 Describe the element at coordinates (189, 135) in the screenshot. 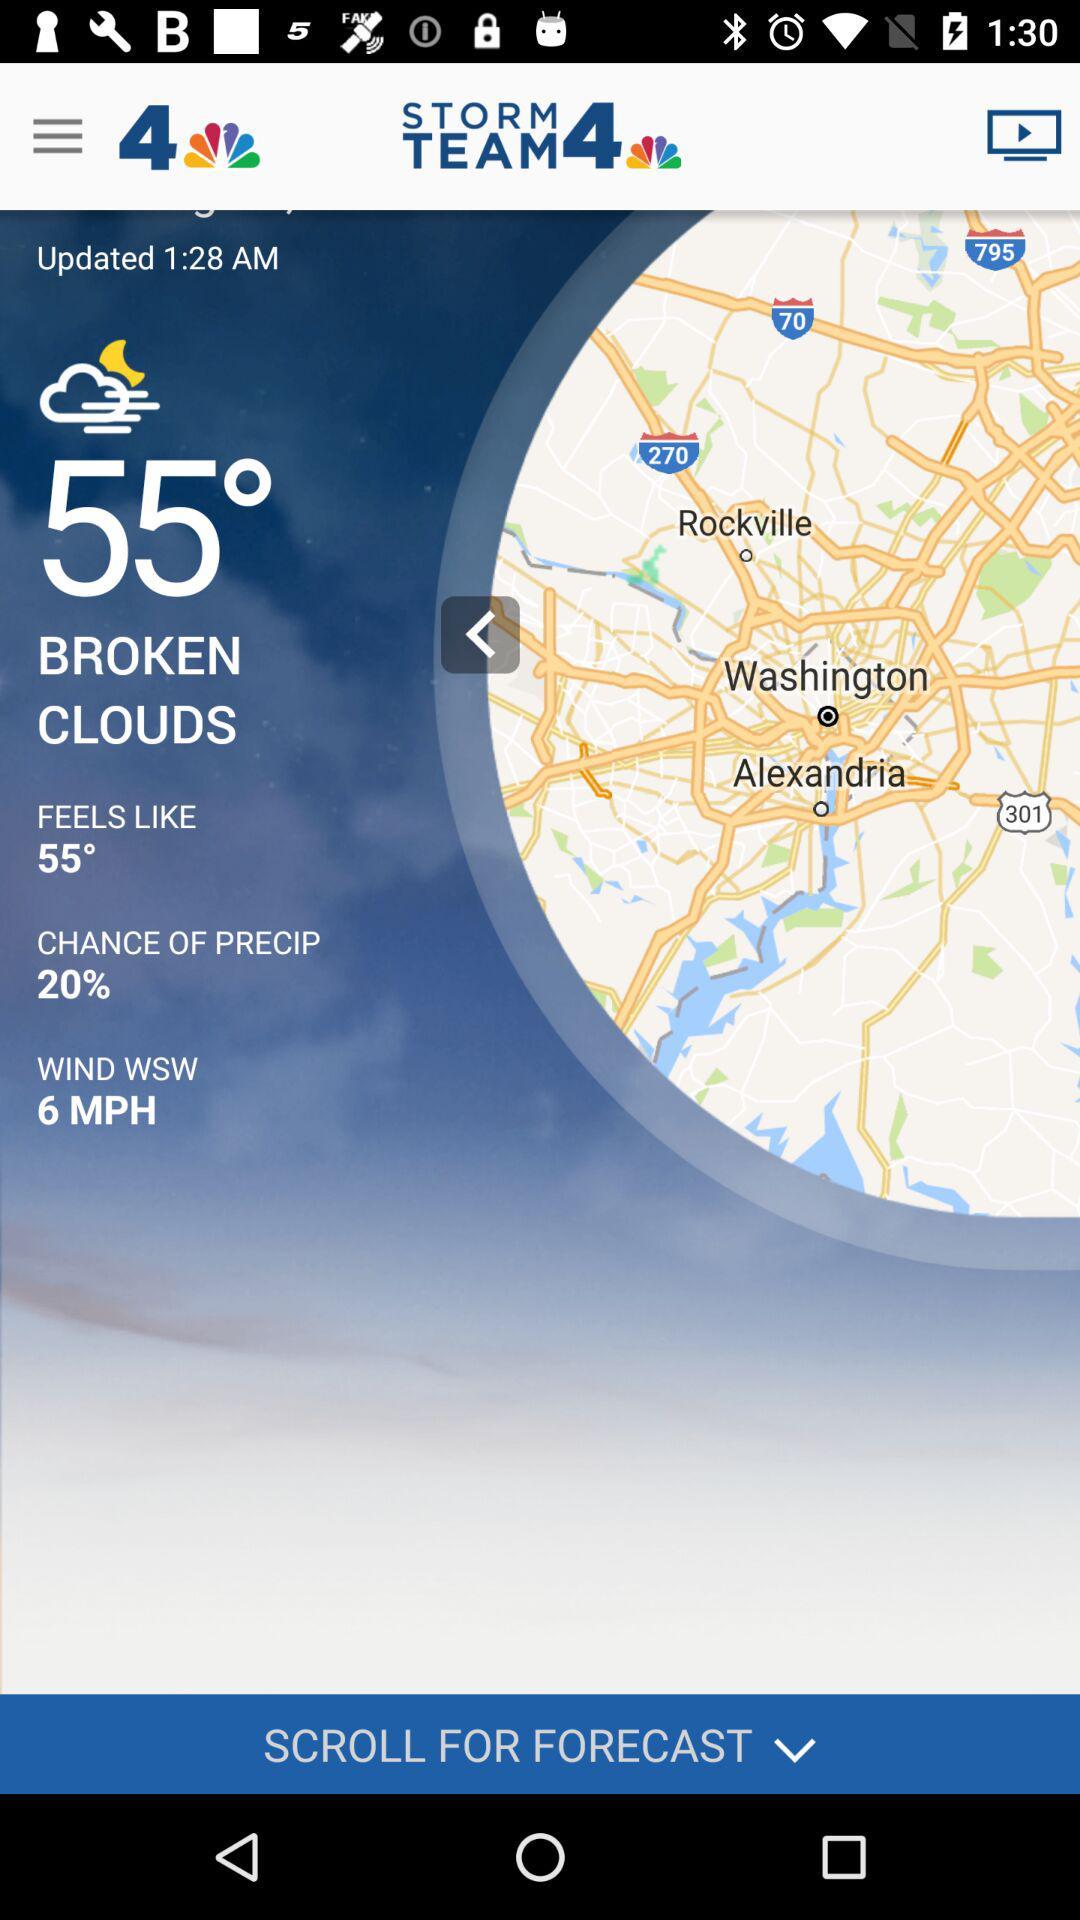

I see `the logo next to menu icon` at that location.